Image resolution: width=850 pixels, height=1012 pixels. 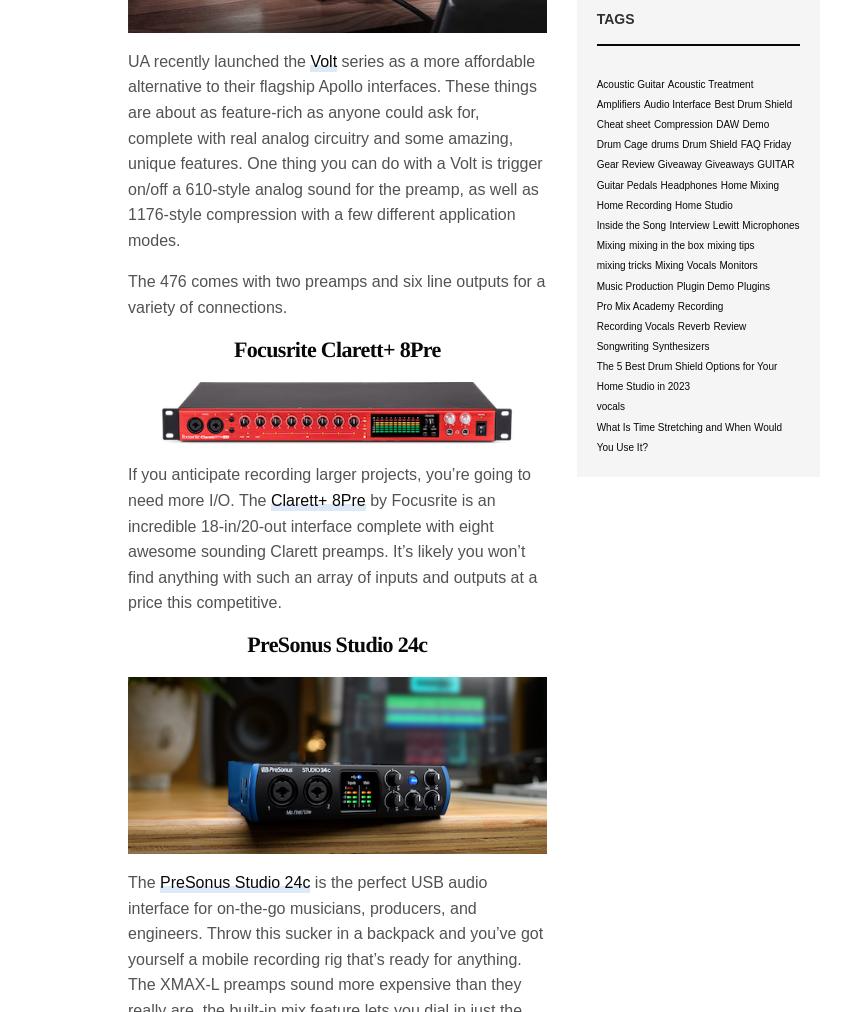 What do you see at coordinates (685, 375) in the screenshot?
I see `'The 5 Best Drum Shield Options for Your Home Studio in 2023'` at bounding box center [685, 375].